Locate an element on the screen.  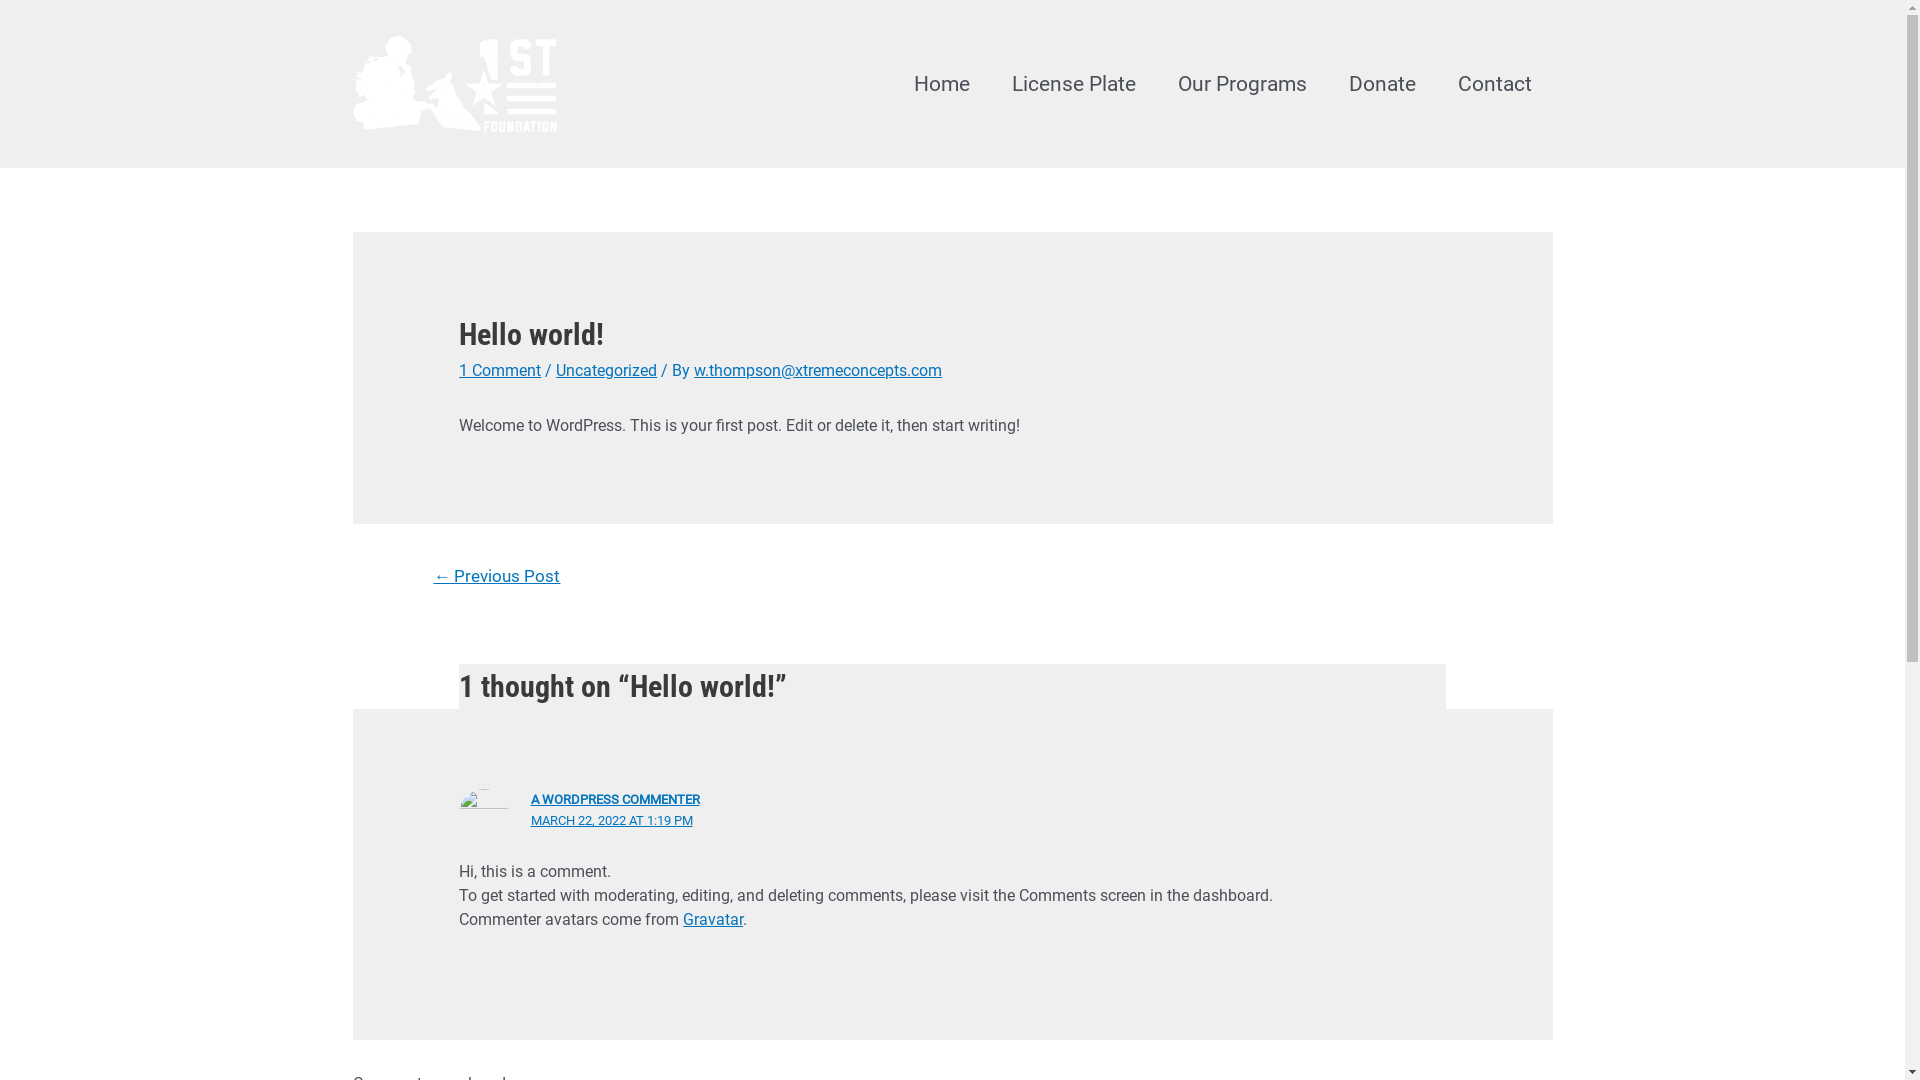
'MARCH 22, 2022 AT 1:19 PM' is located at coordinates (610, 820).